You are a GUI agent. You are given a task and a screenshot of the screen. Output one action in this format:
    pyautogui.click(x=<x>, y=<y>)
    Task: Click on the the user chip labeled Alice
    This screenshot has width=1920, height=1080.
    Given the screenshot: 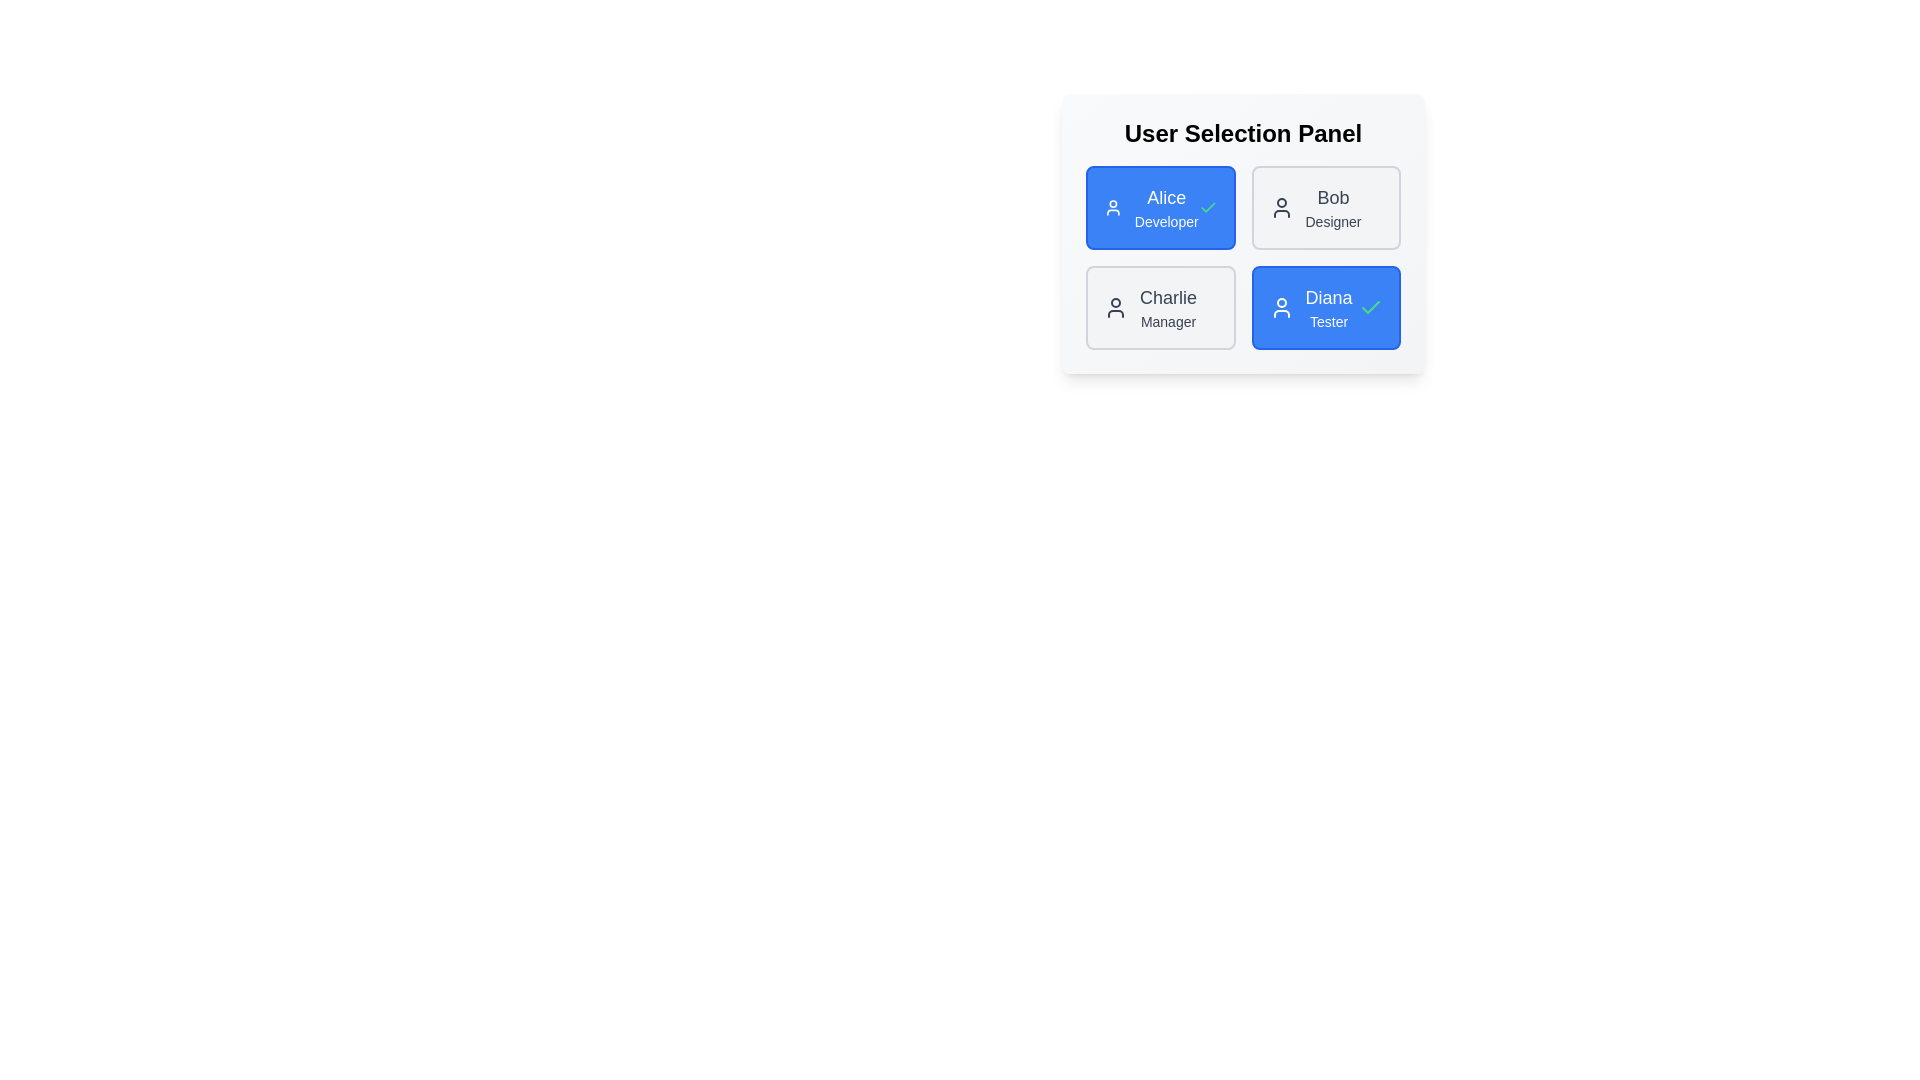 What is the action you would take?
    pyautogui.click(x=1160, y=208)
    